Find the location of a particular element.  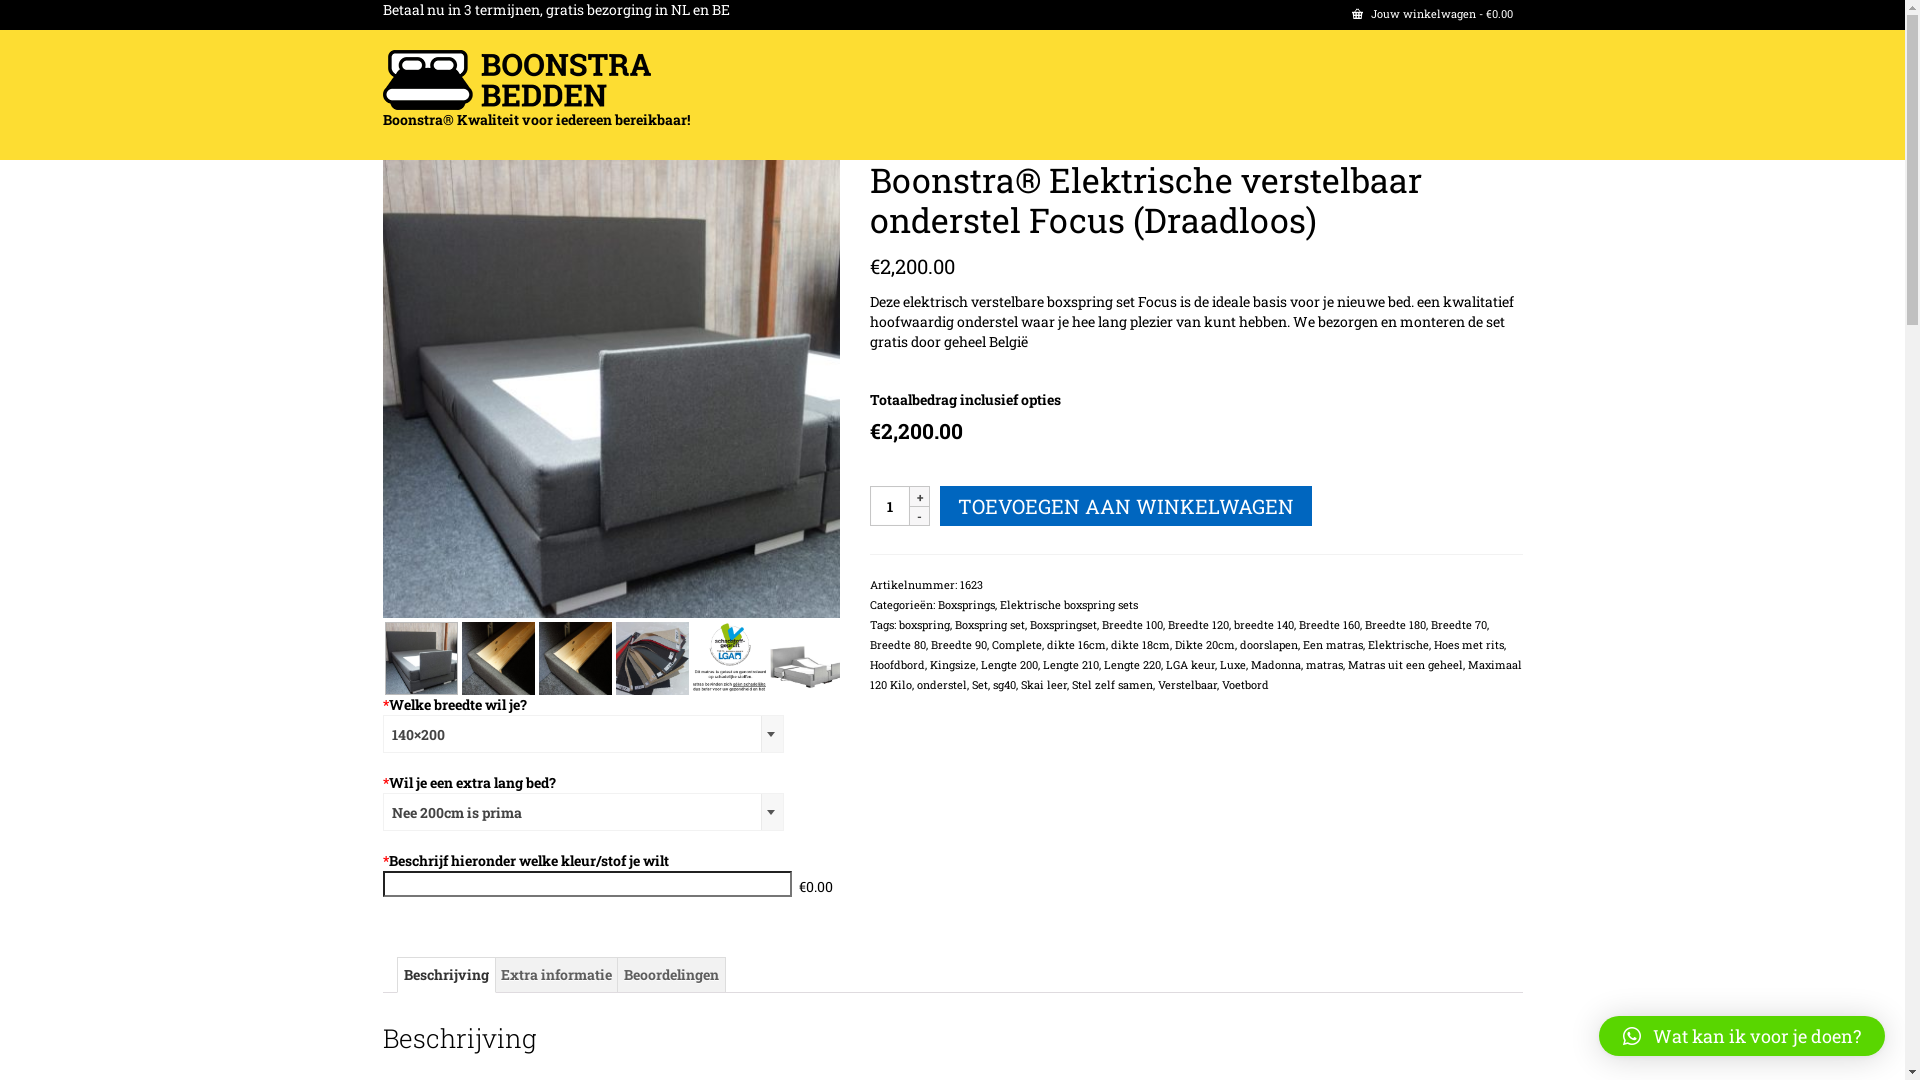

'Dikte 20cm' is located at coordinates (1203, 644).